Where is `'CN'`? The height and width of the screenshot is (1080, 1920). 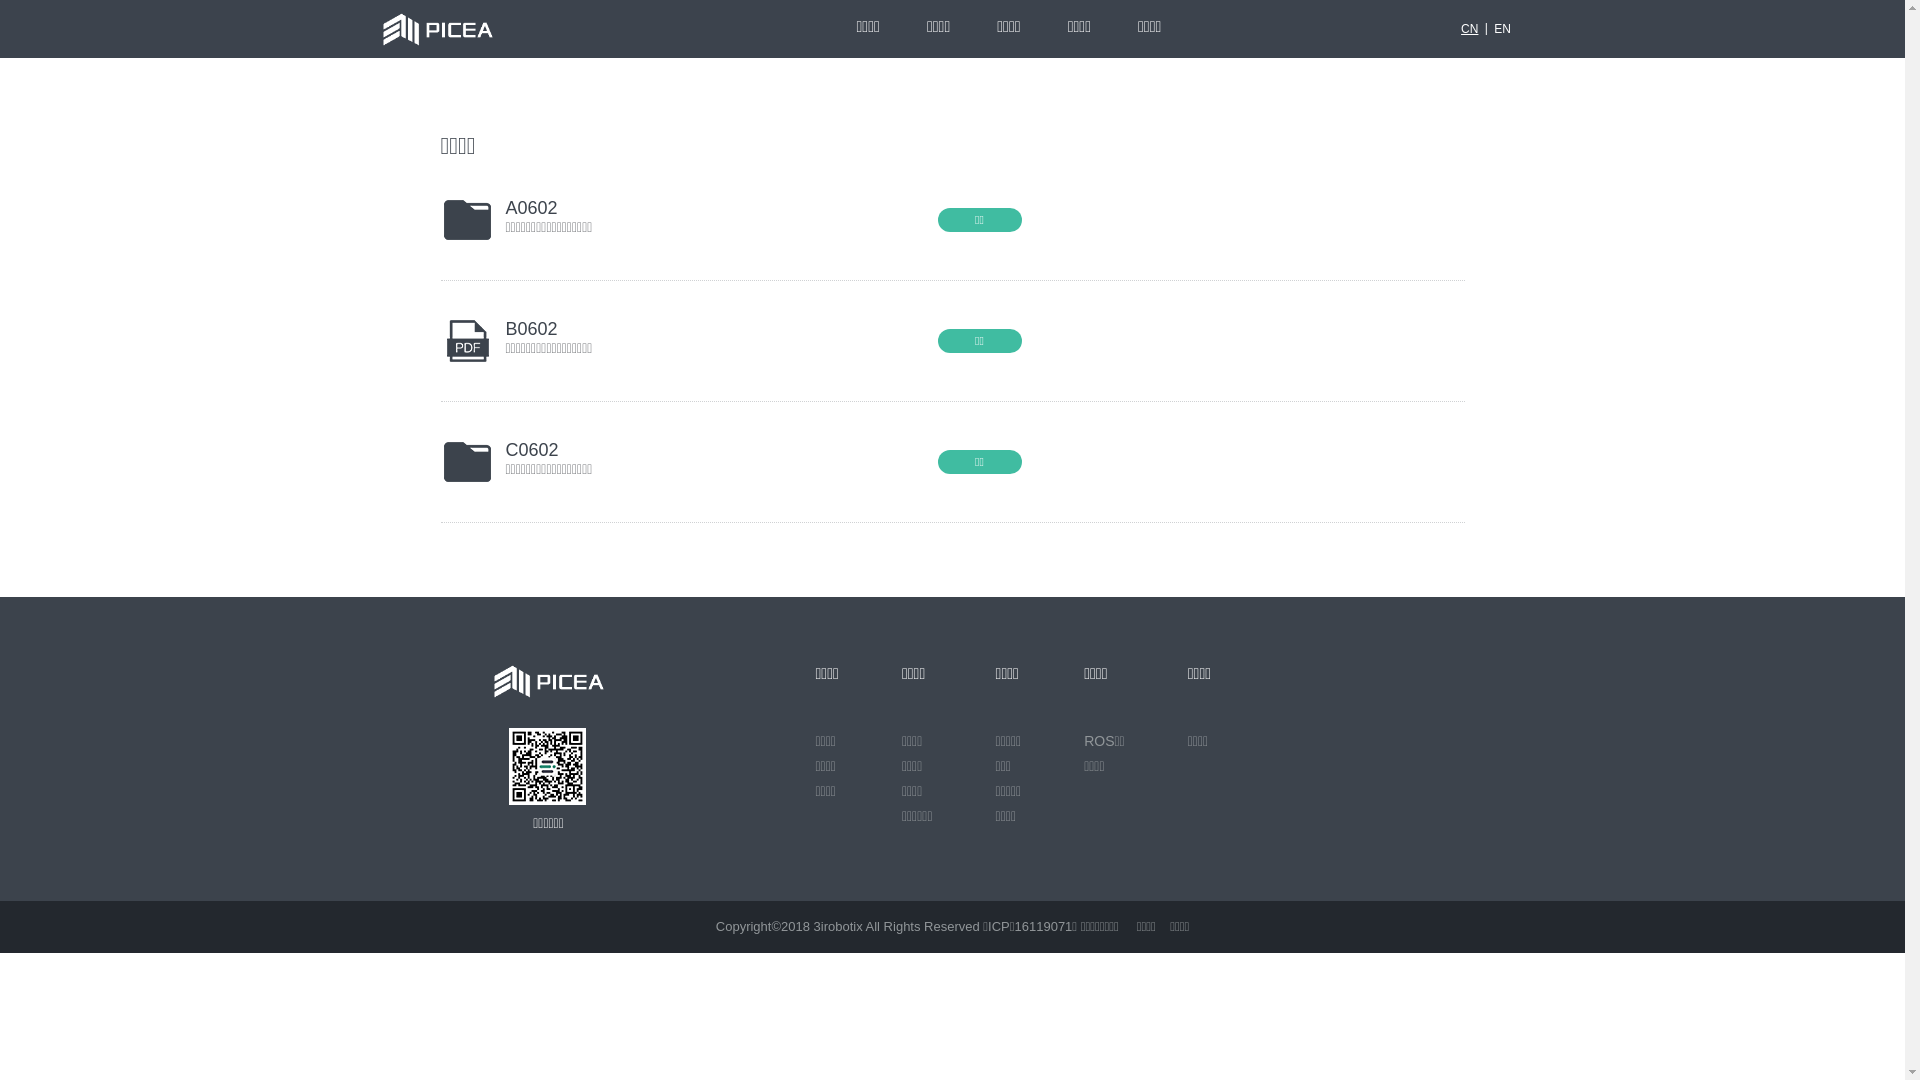
'CN' is located at coordinates (1469, 29).